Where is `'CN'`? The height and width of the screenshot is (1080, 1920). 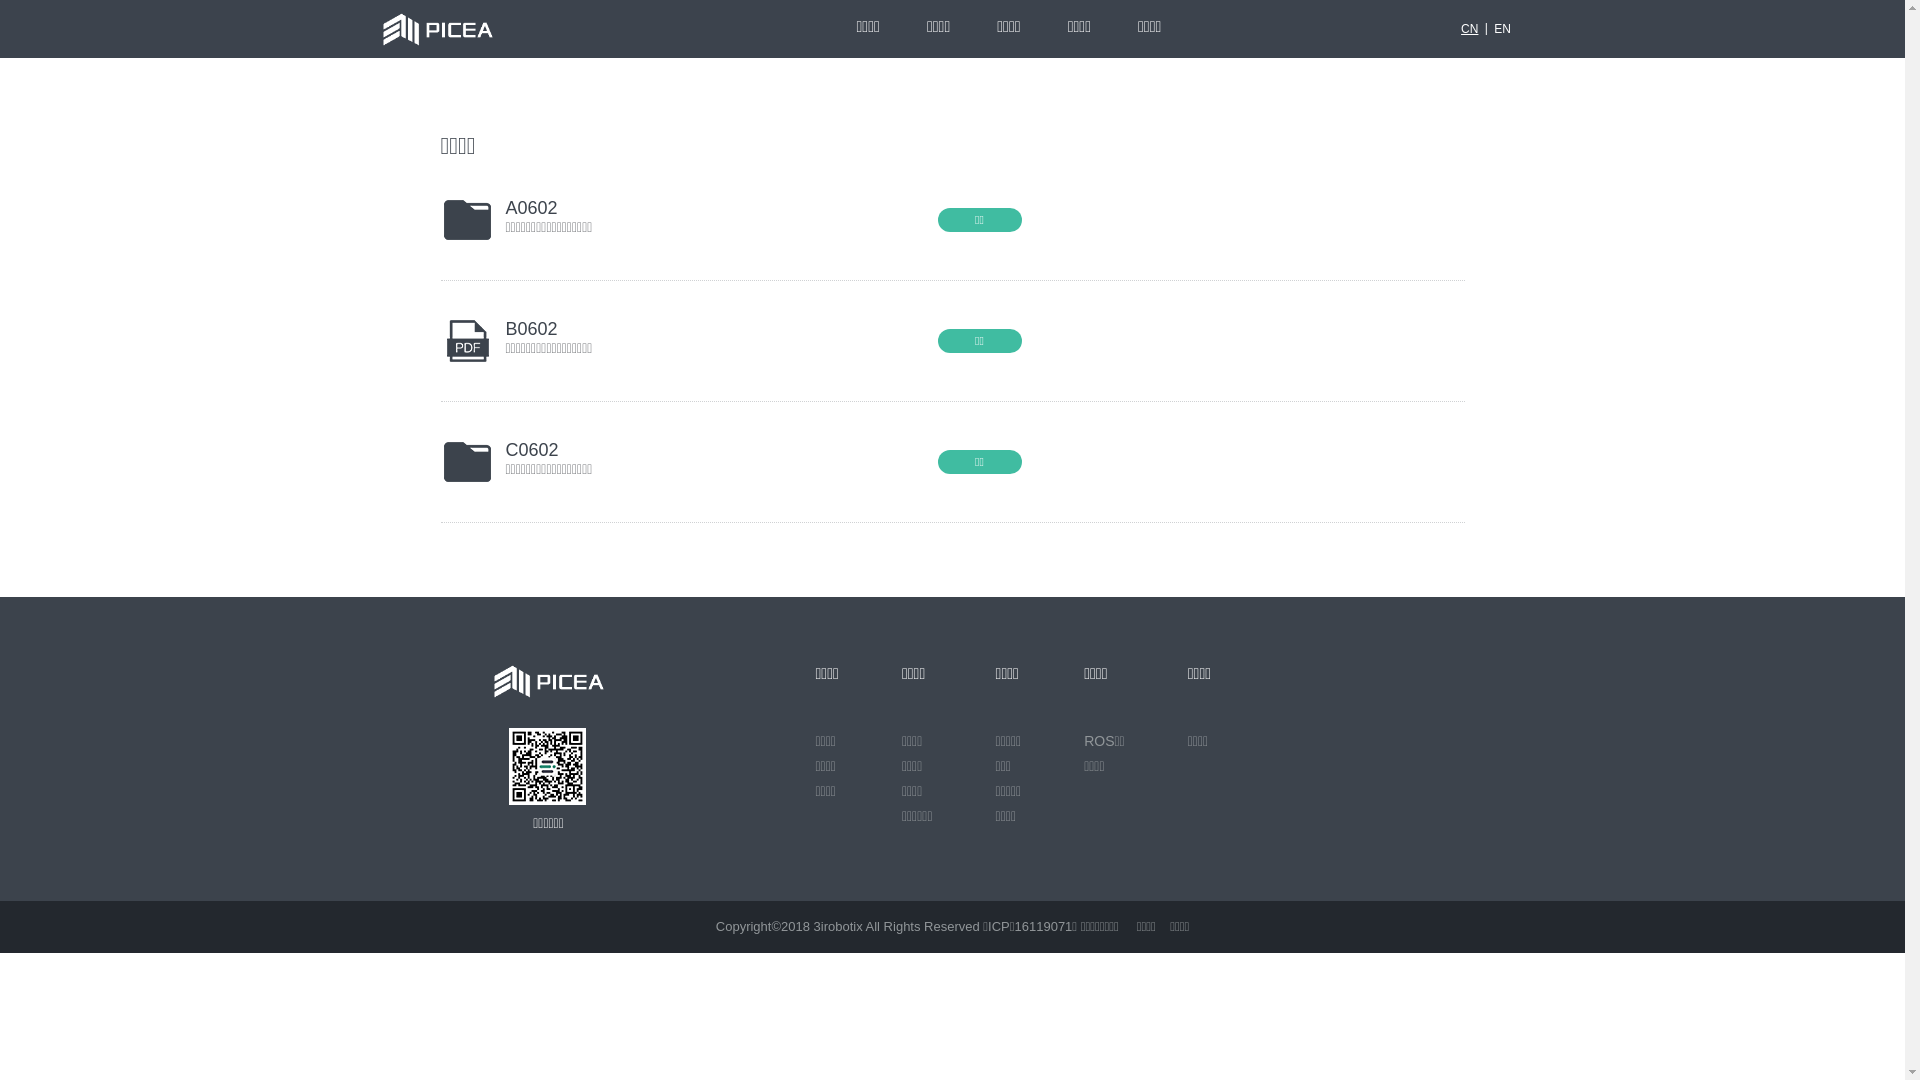
'CN' is located at coordinates (1469, 29).